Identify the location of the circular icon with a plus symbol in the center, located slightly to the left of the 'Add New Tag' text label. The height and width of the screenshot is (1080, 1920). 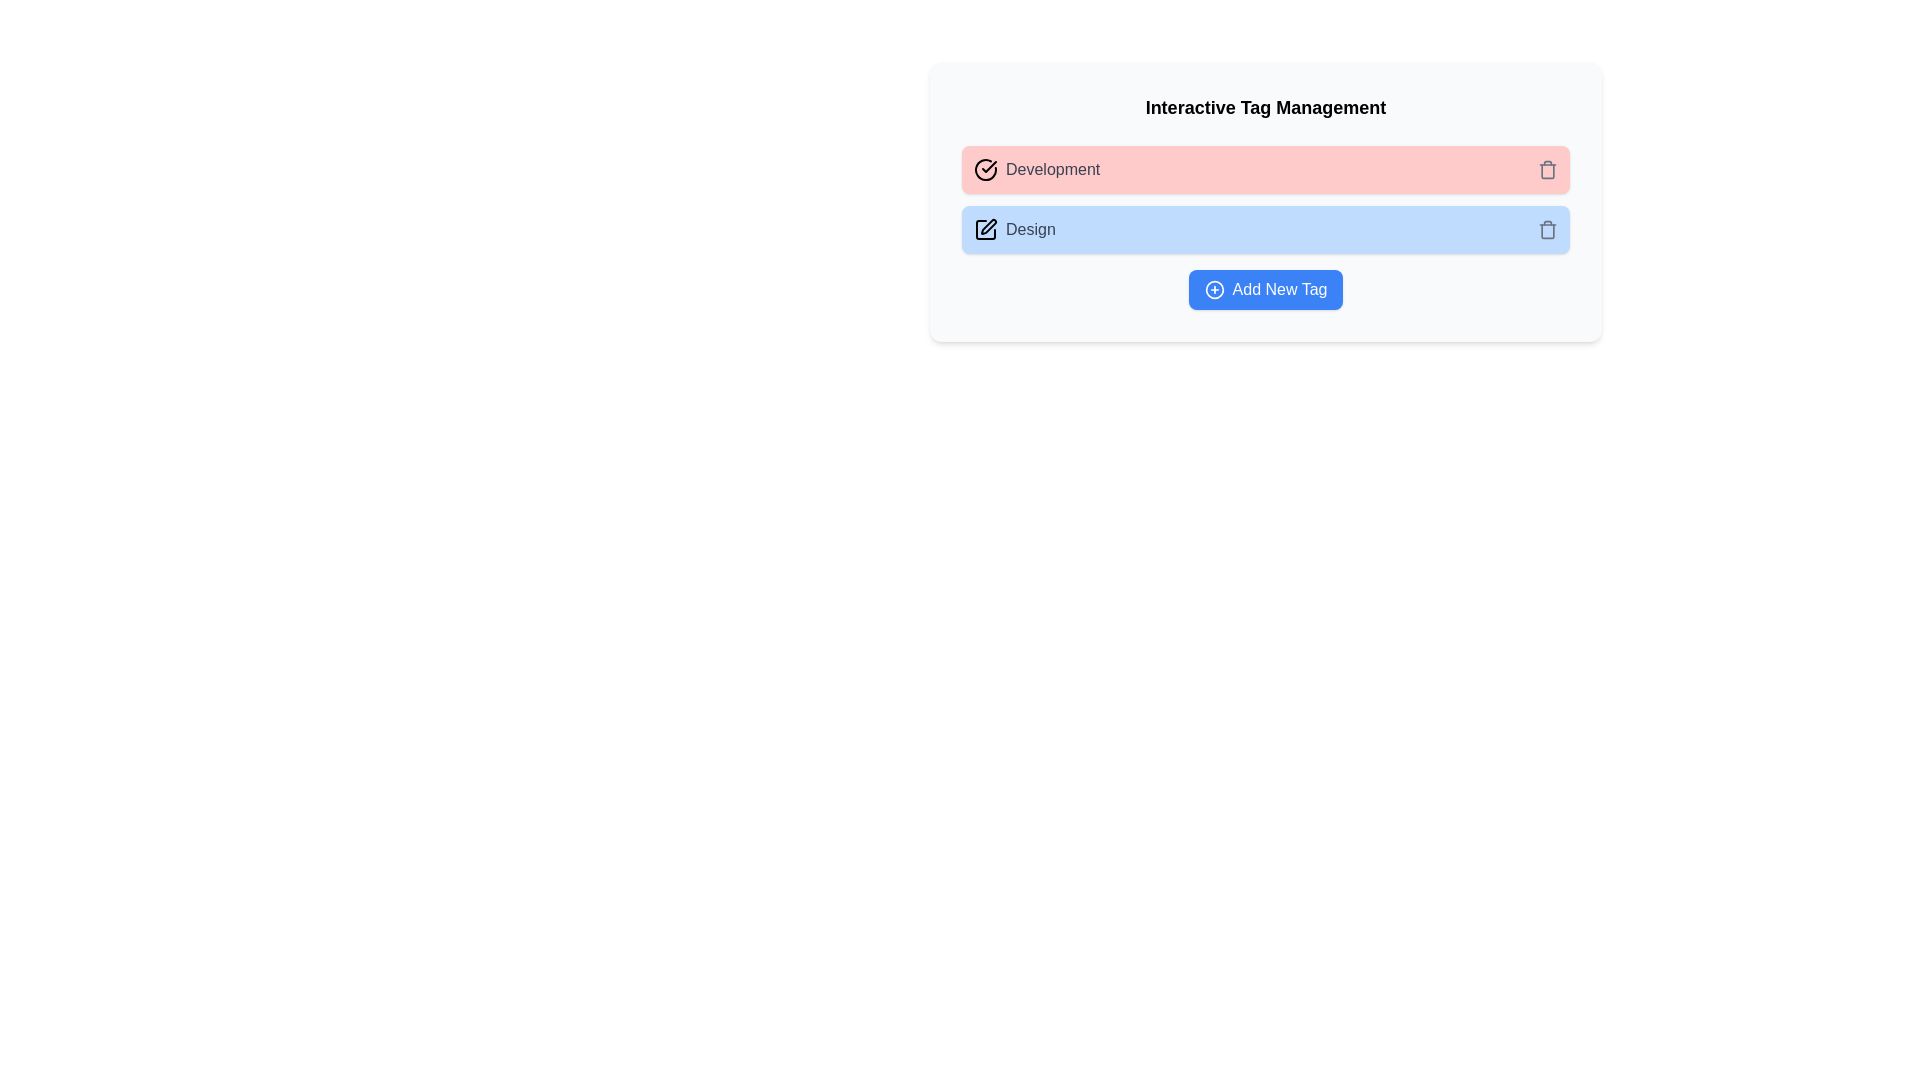
(1213, 289).